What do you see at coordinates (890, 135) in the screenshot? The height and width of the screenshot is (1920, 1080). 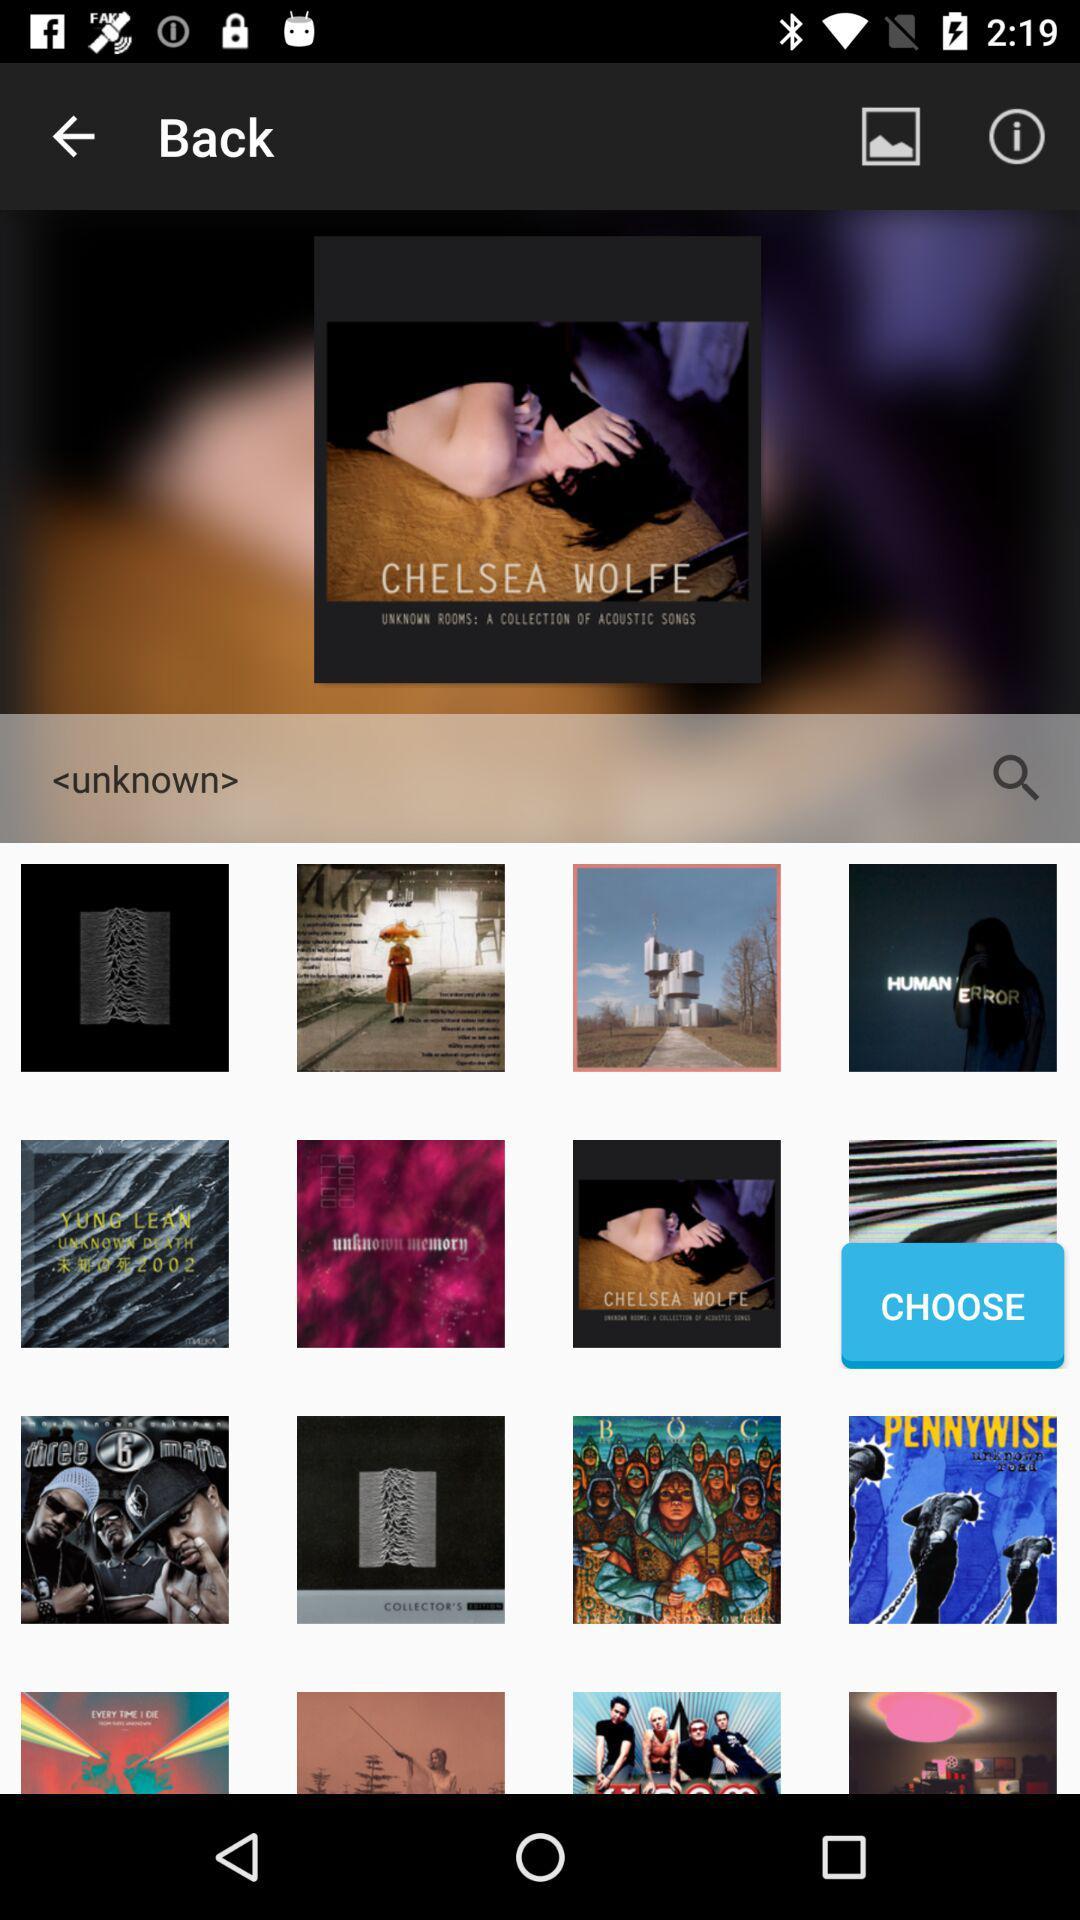 I see `app to the right of back icon` at bounding box center [890, 135].